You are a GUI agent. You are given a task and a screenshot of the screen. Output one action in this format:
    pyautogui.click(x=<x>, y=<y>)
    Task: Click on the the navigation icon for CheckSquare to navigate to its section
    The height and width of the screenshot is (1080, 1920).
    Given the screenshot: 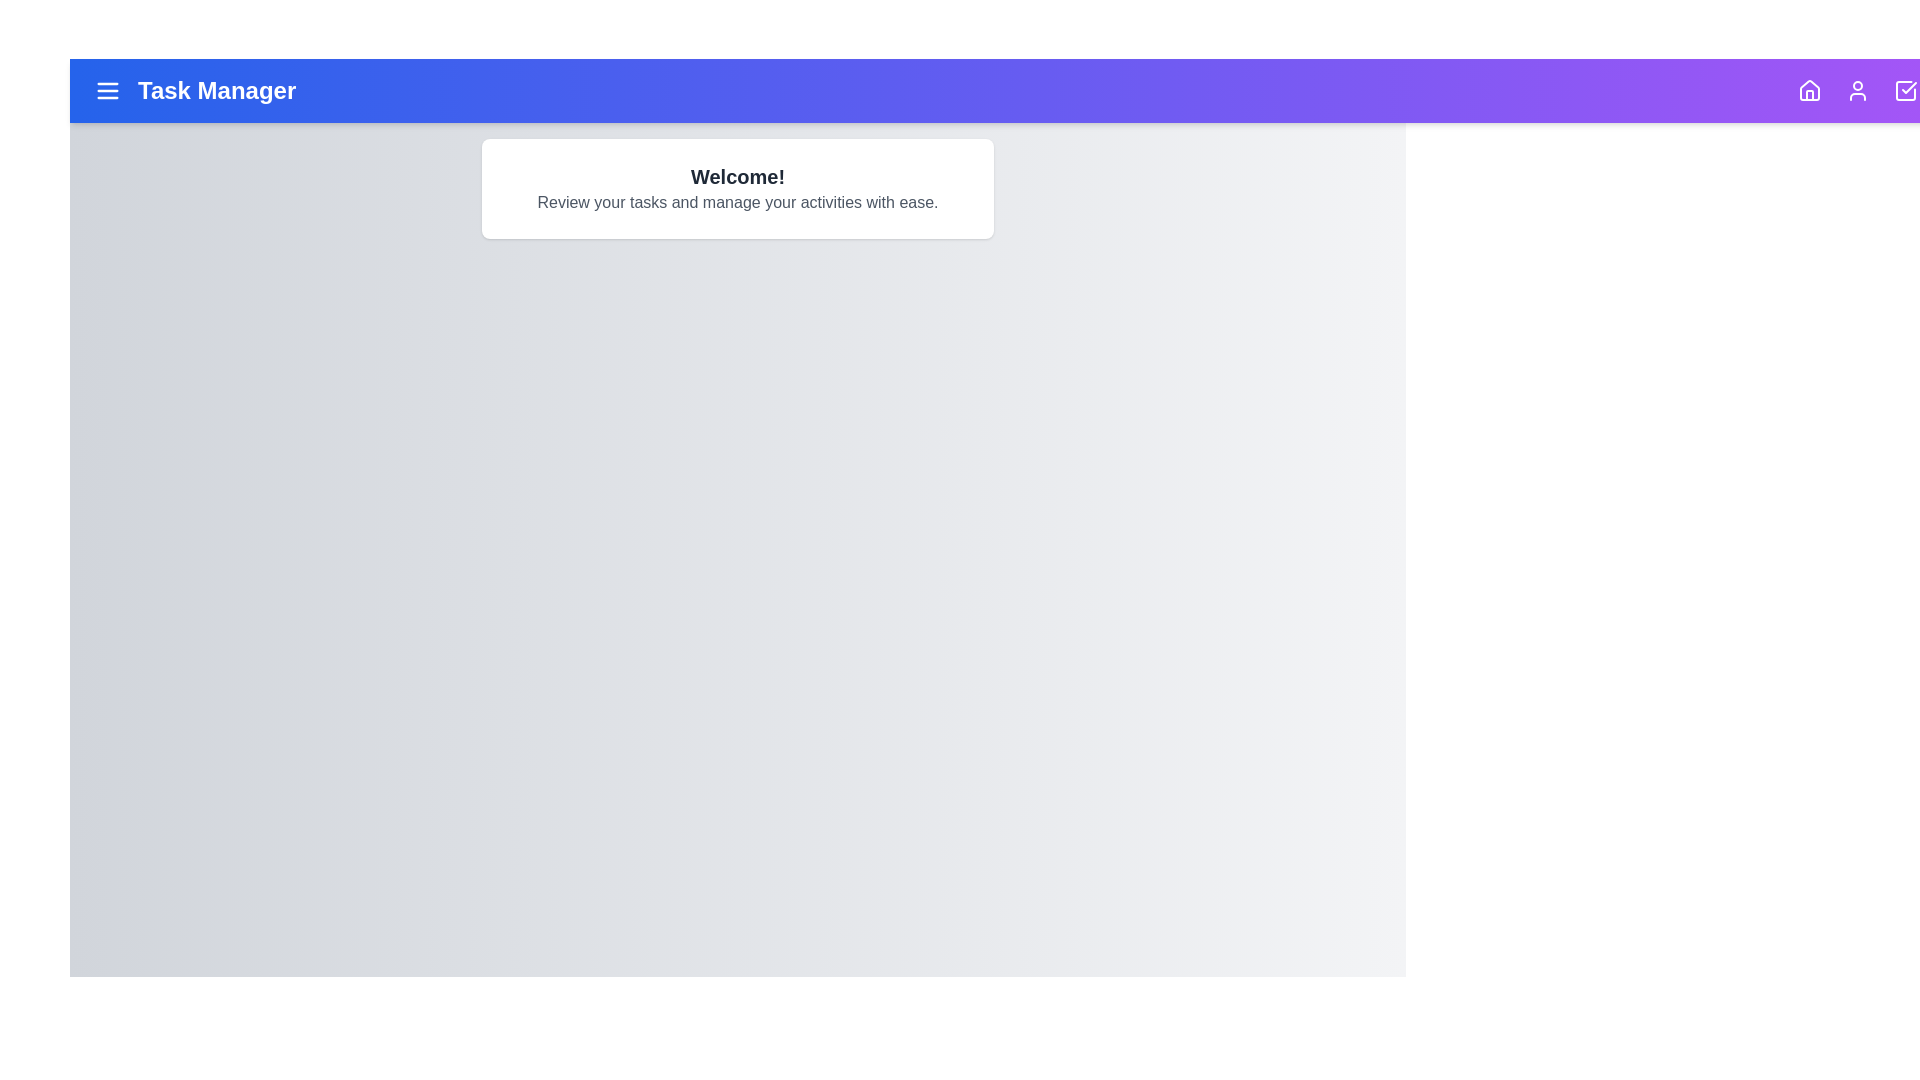 What is the action you would take?
    pyautogui.click(x=1904, y=91)
    